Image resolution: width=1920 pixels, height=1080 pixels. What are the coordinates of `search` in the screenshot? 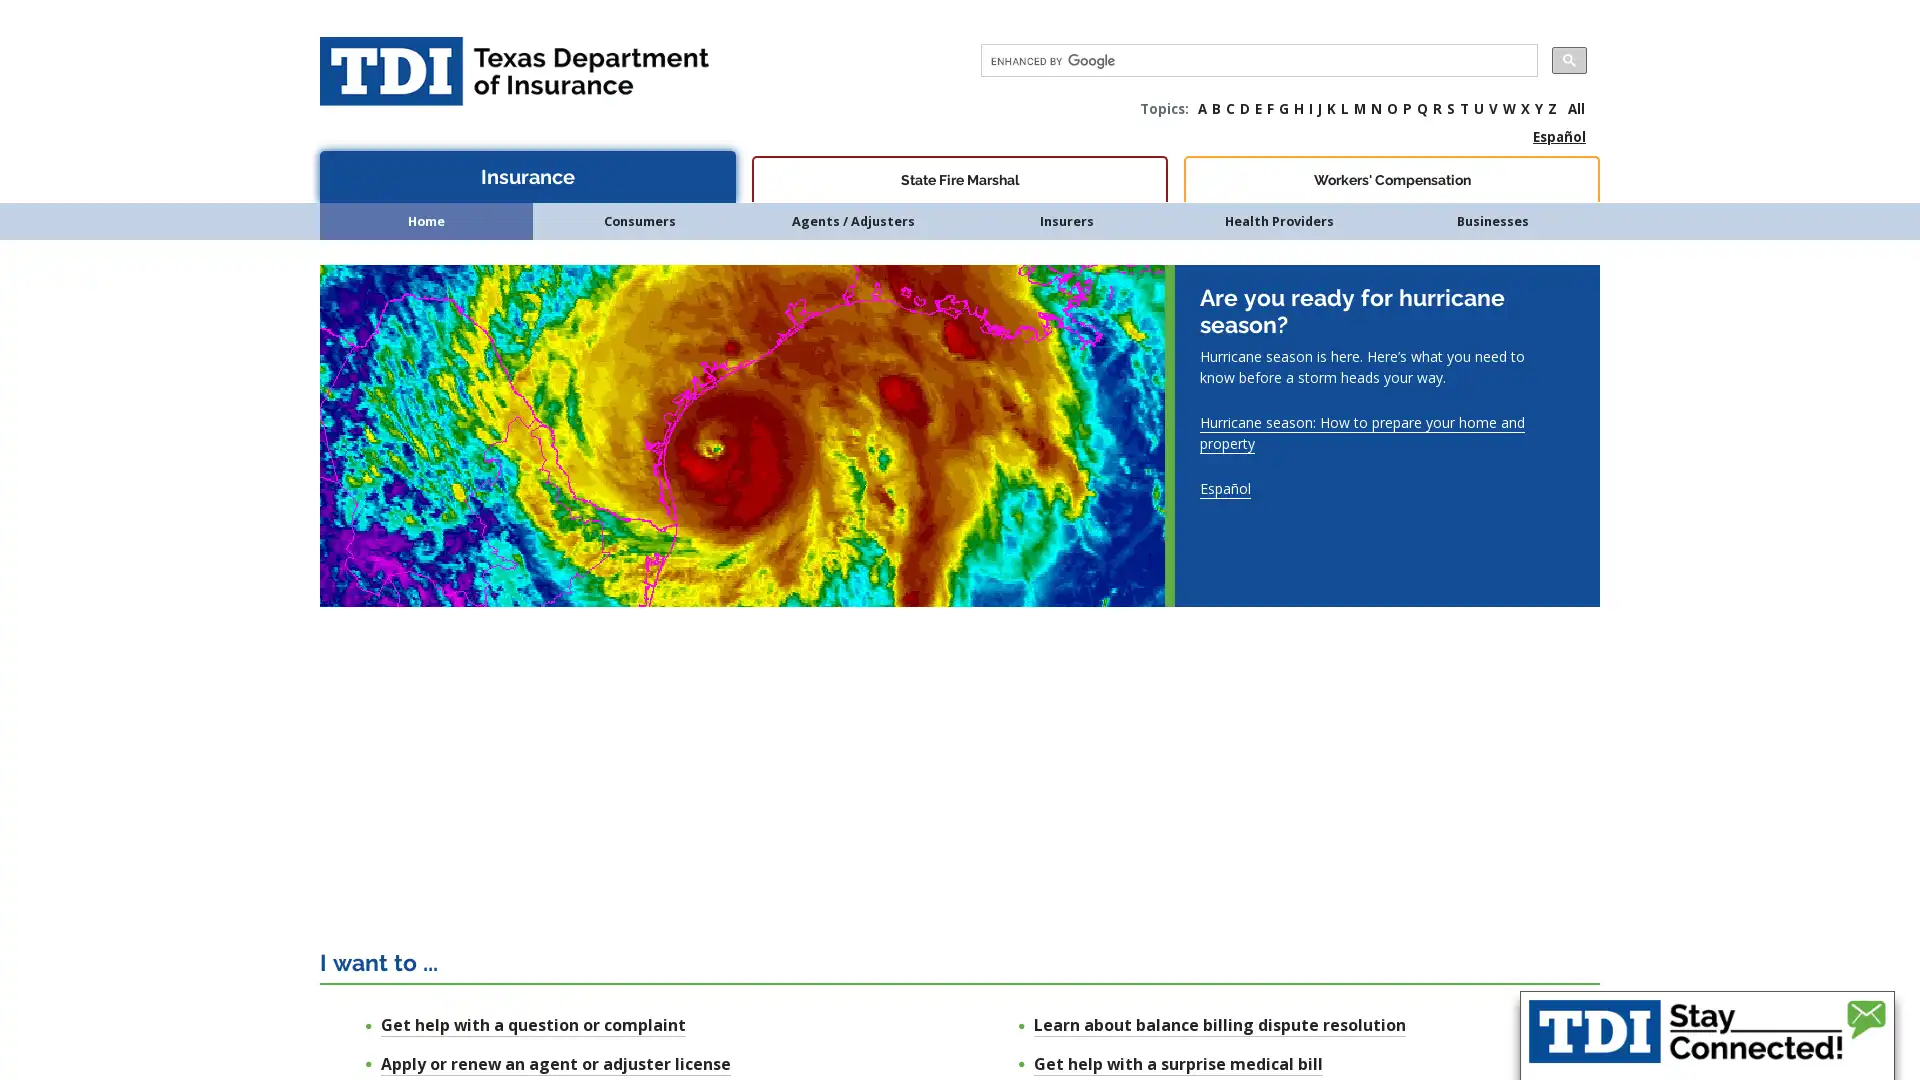 It's located at (1568, 59).